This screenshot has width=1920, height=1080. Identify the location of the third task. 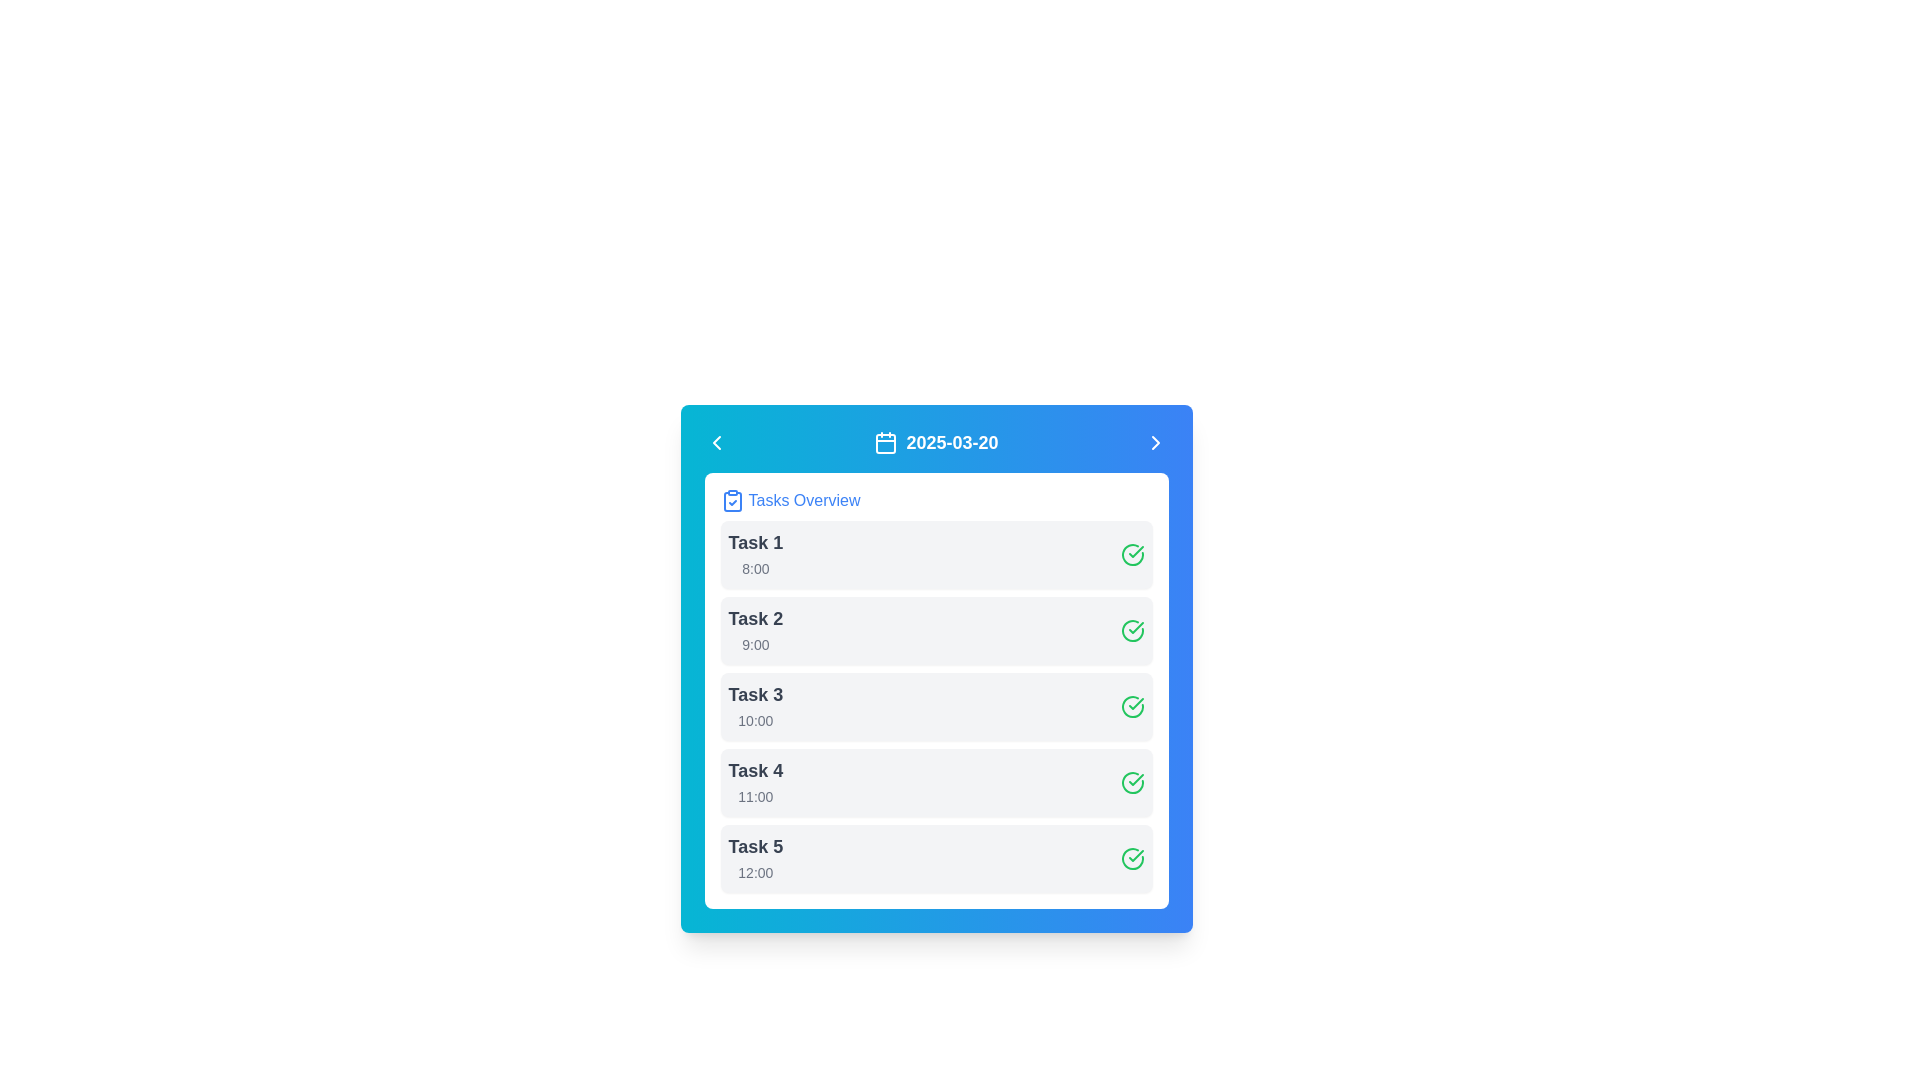
(935, 689).